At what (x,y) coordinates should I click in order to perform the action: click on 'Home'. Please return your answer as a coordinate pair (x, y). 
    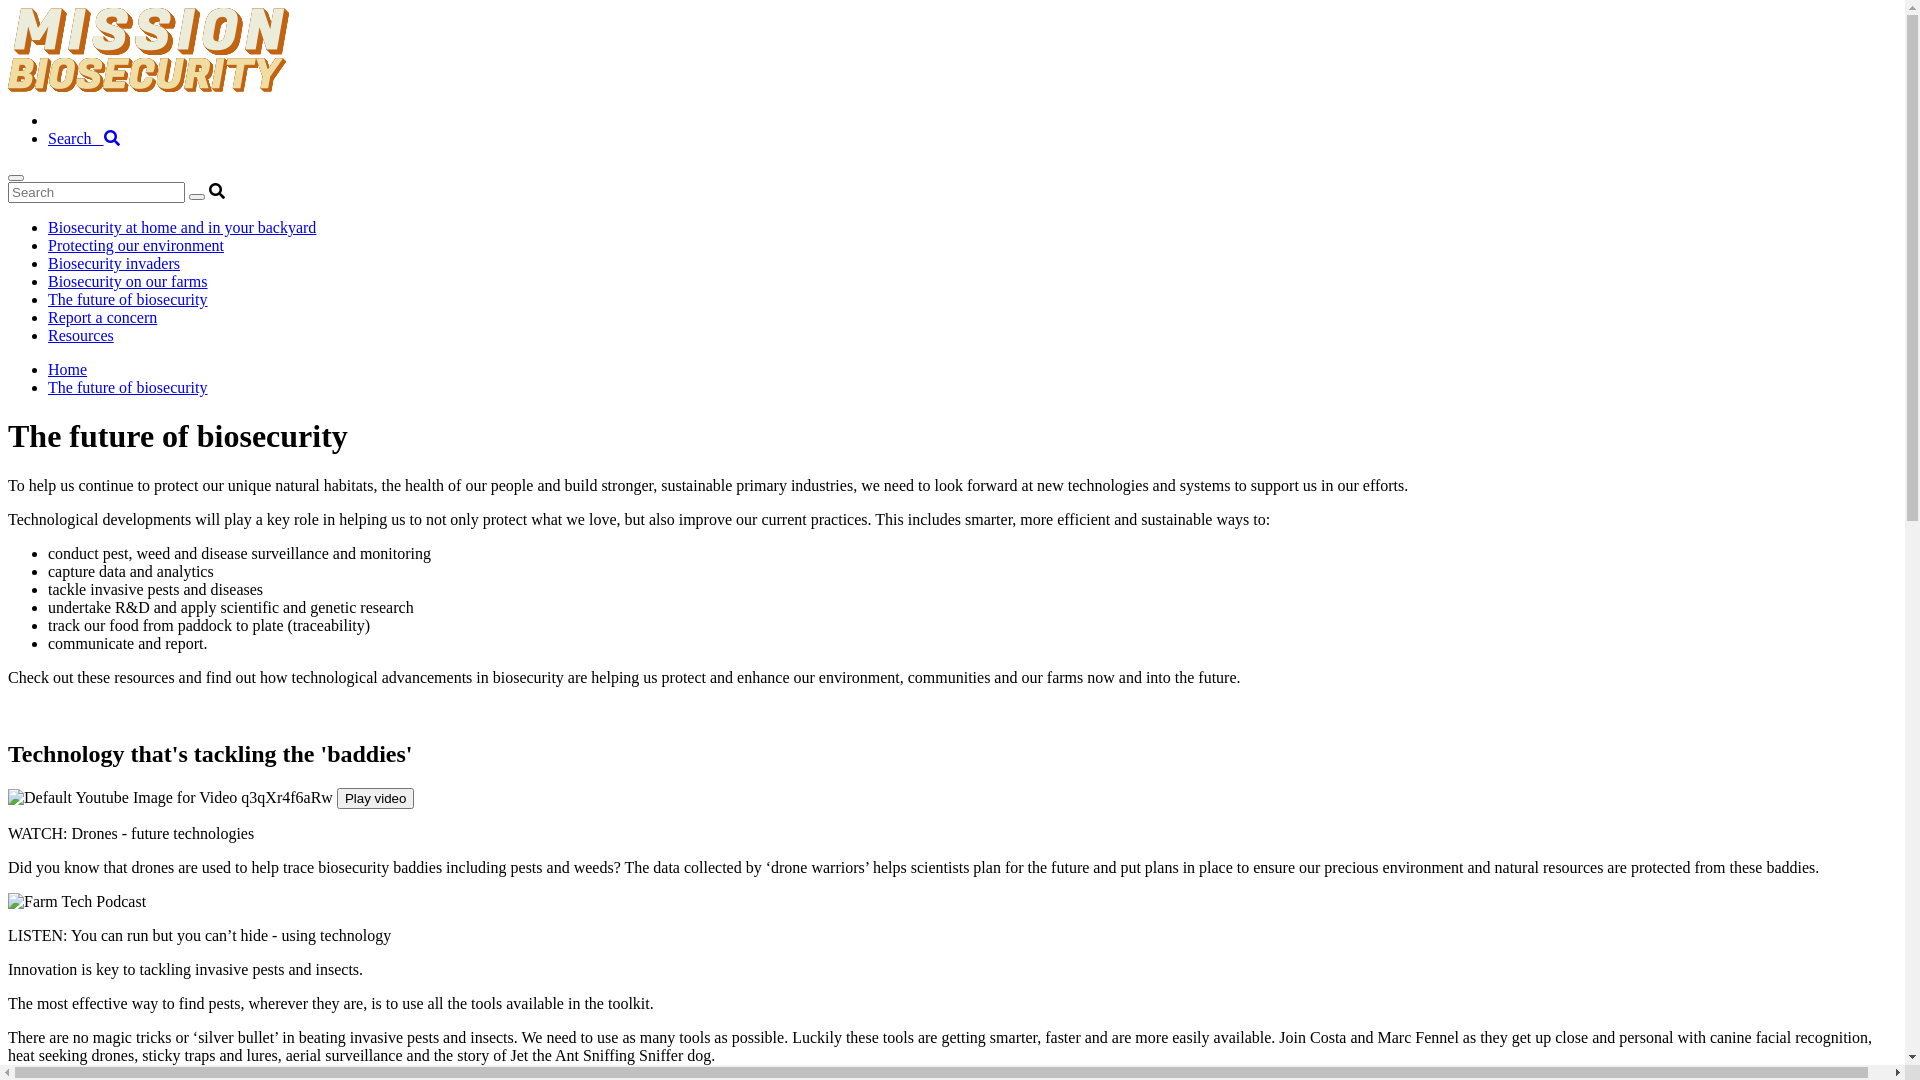
    Looking at the image, I should click on (48, 369).